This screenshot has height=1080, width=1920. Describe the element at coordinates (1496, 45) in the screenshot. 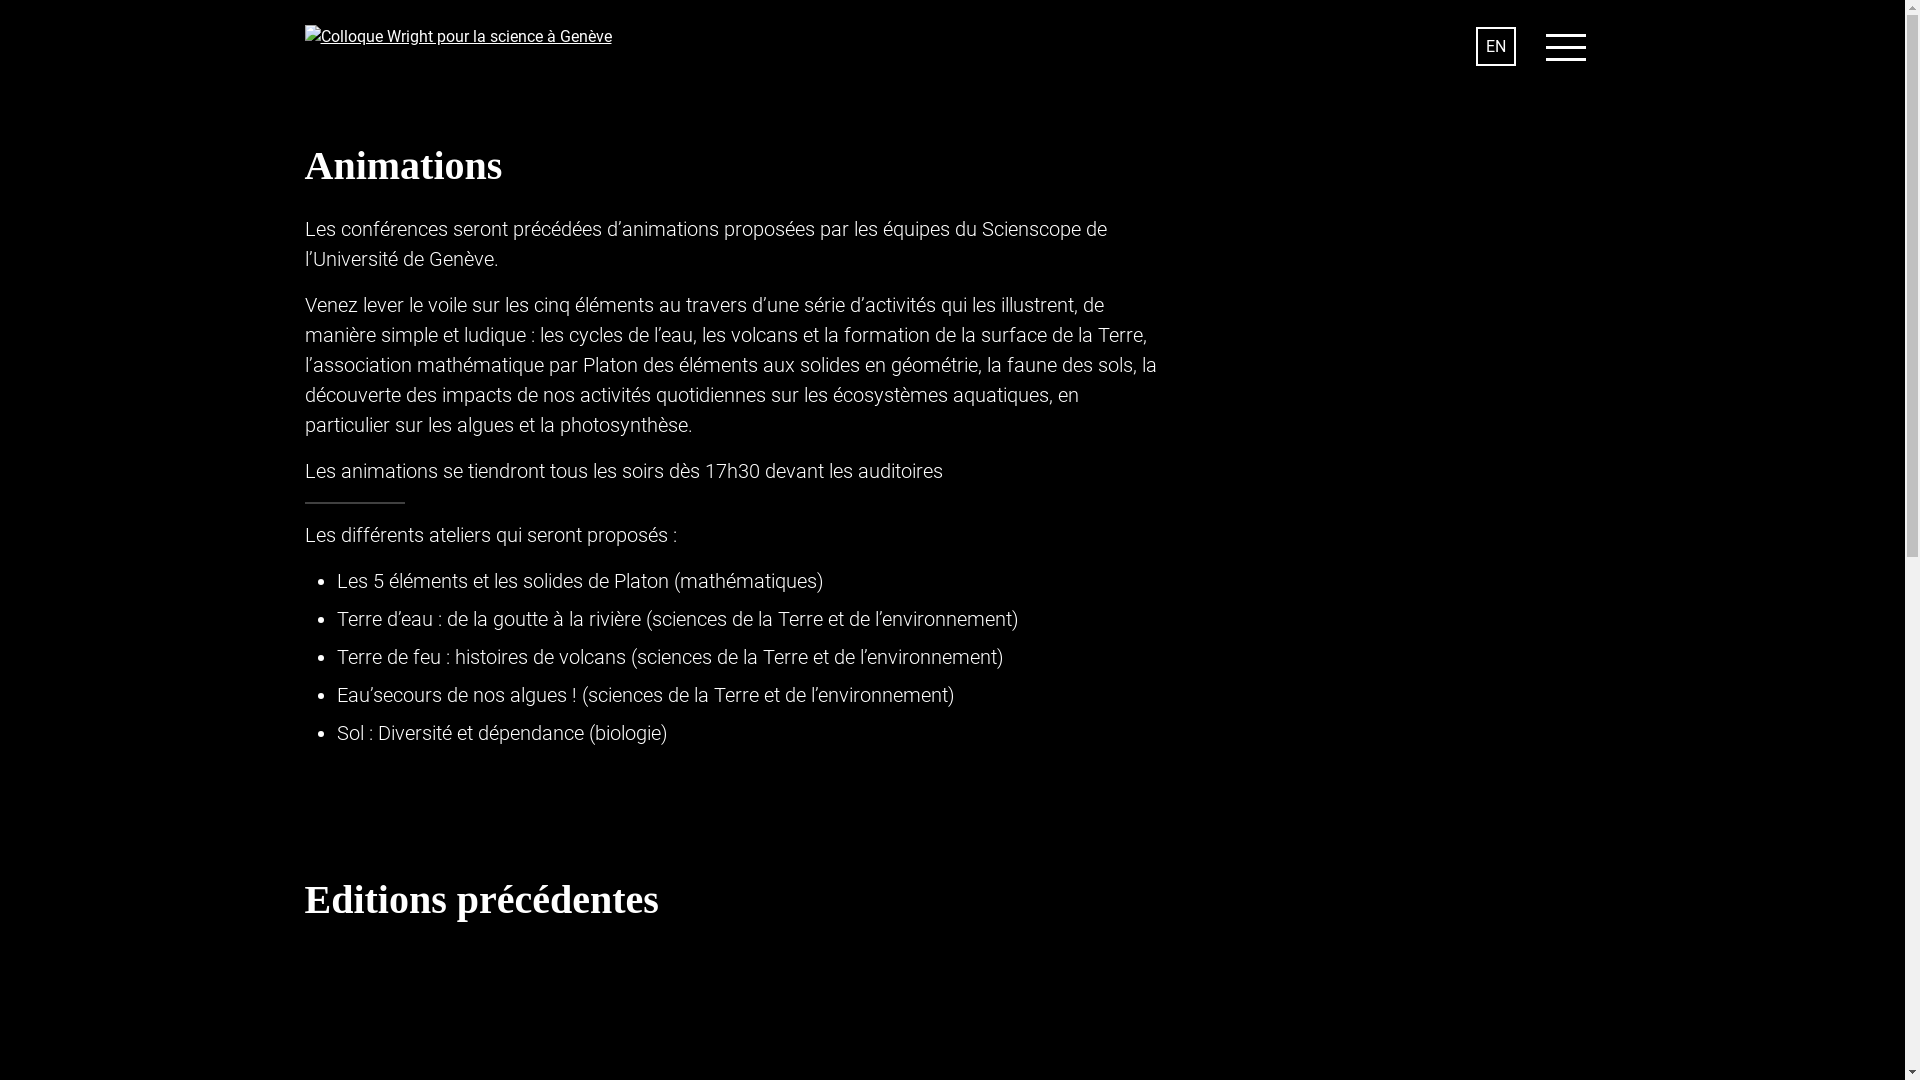

I see `'EN'` at that location.